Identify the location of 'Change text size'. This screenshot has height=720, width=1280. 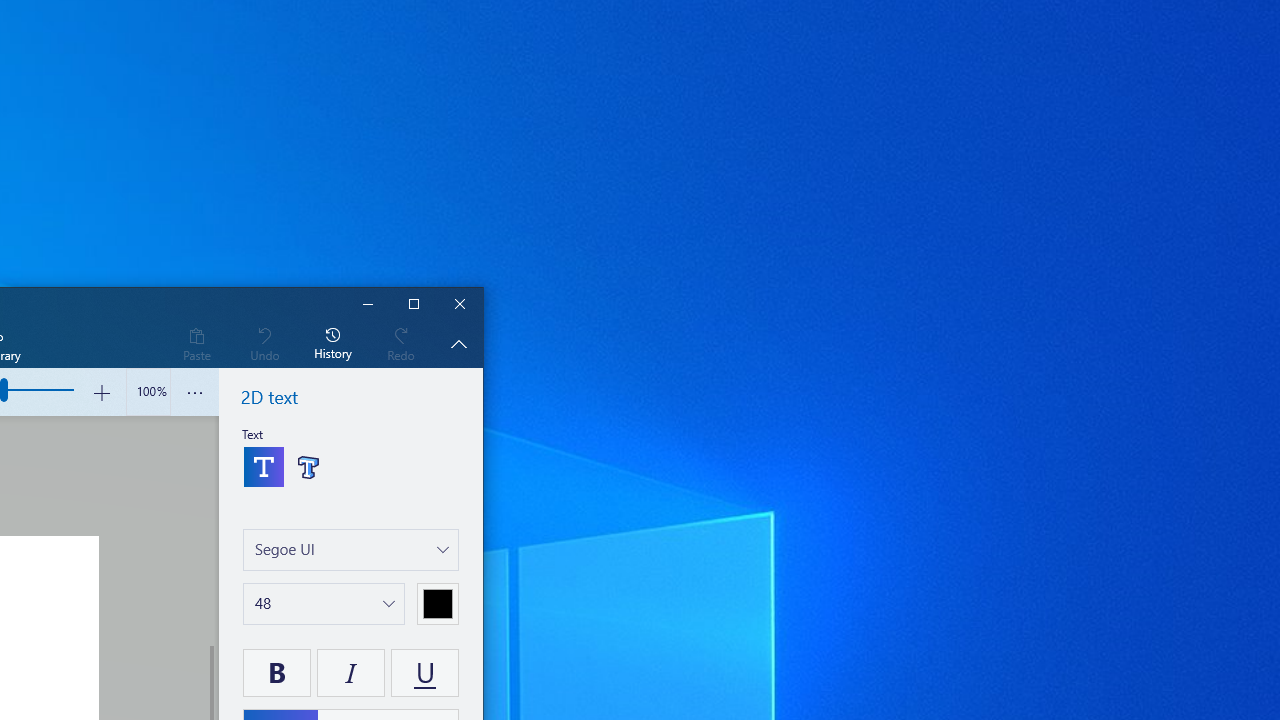
(323, 603).